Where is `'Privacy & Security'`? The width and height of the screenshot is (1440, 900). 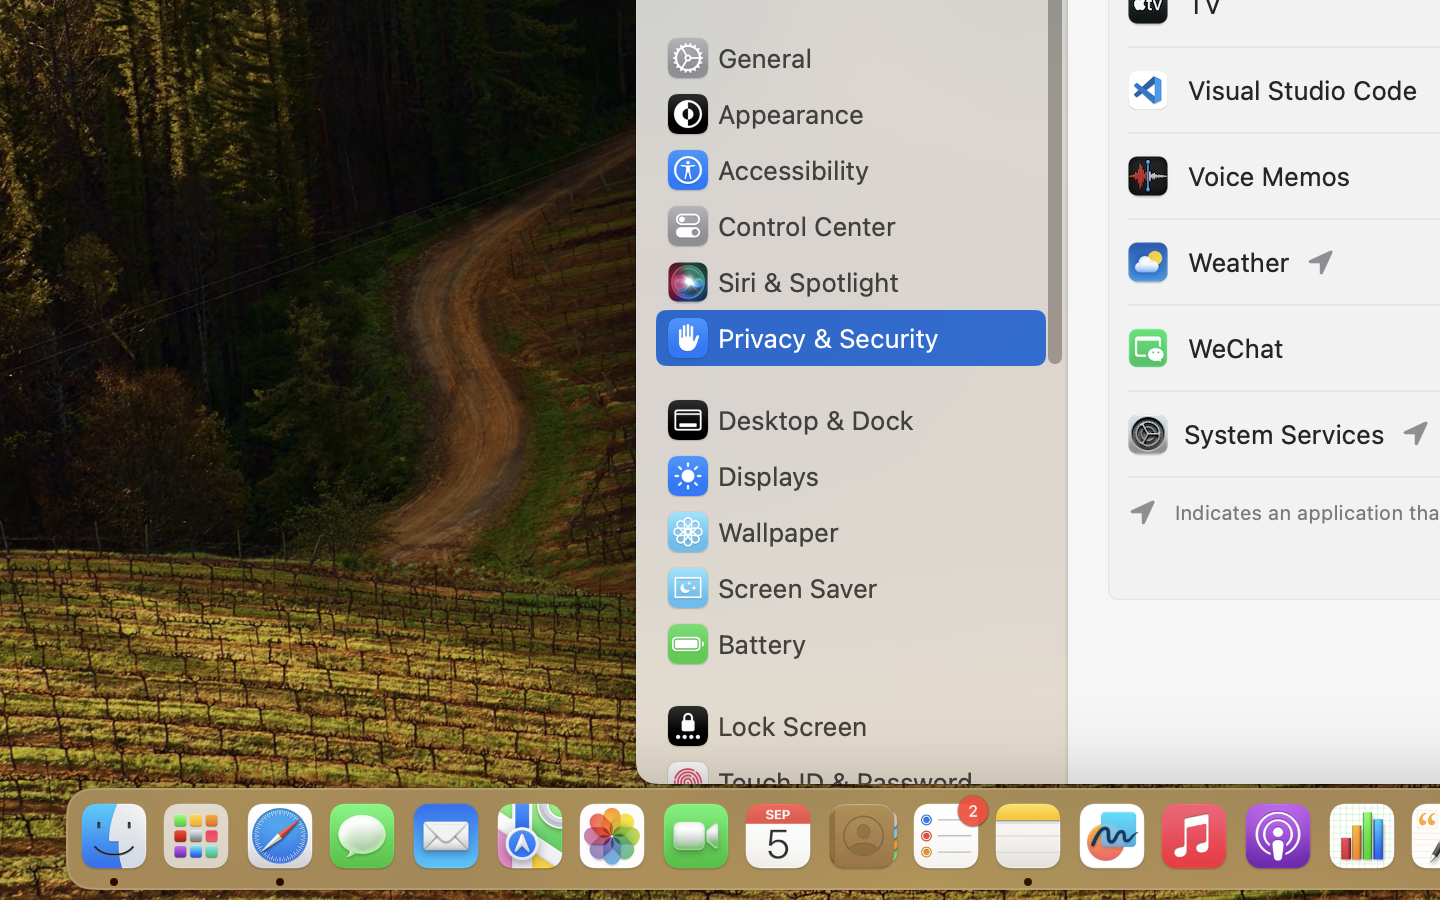
'Privacy & Security' is located at coordinates (801, 338).